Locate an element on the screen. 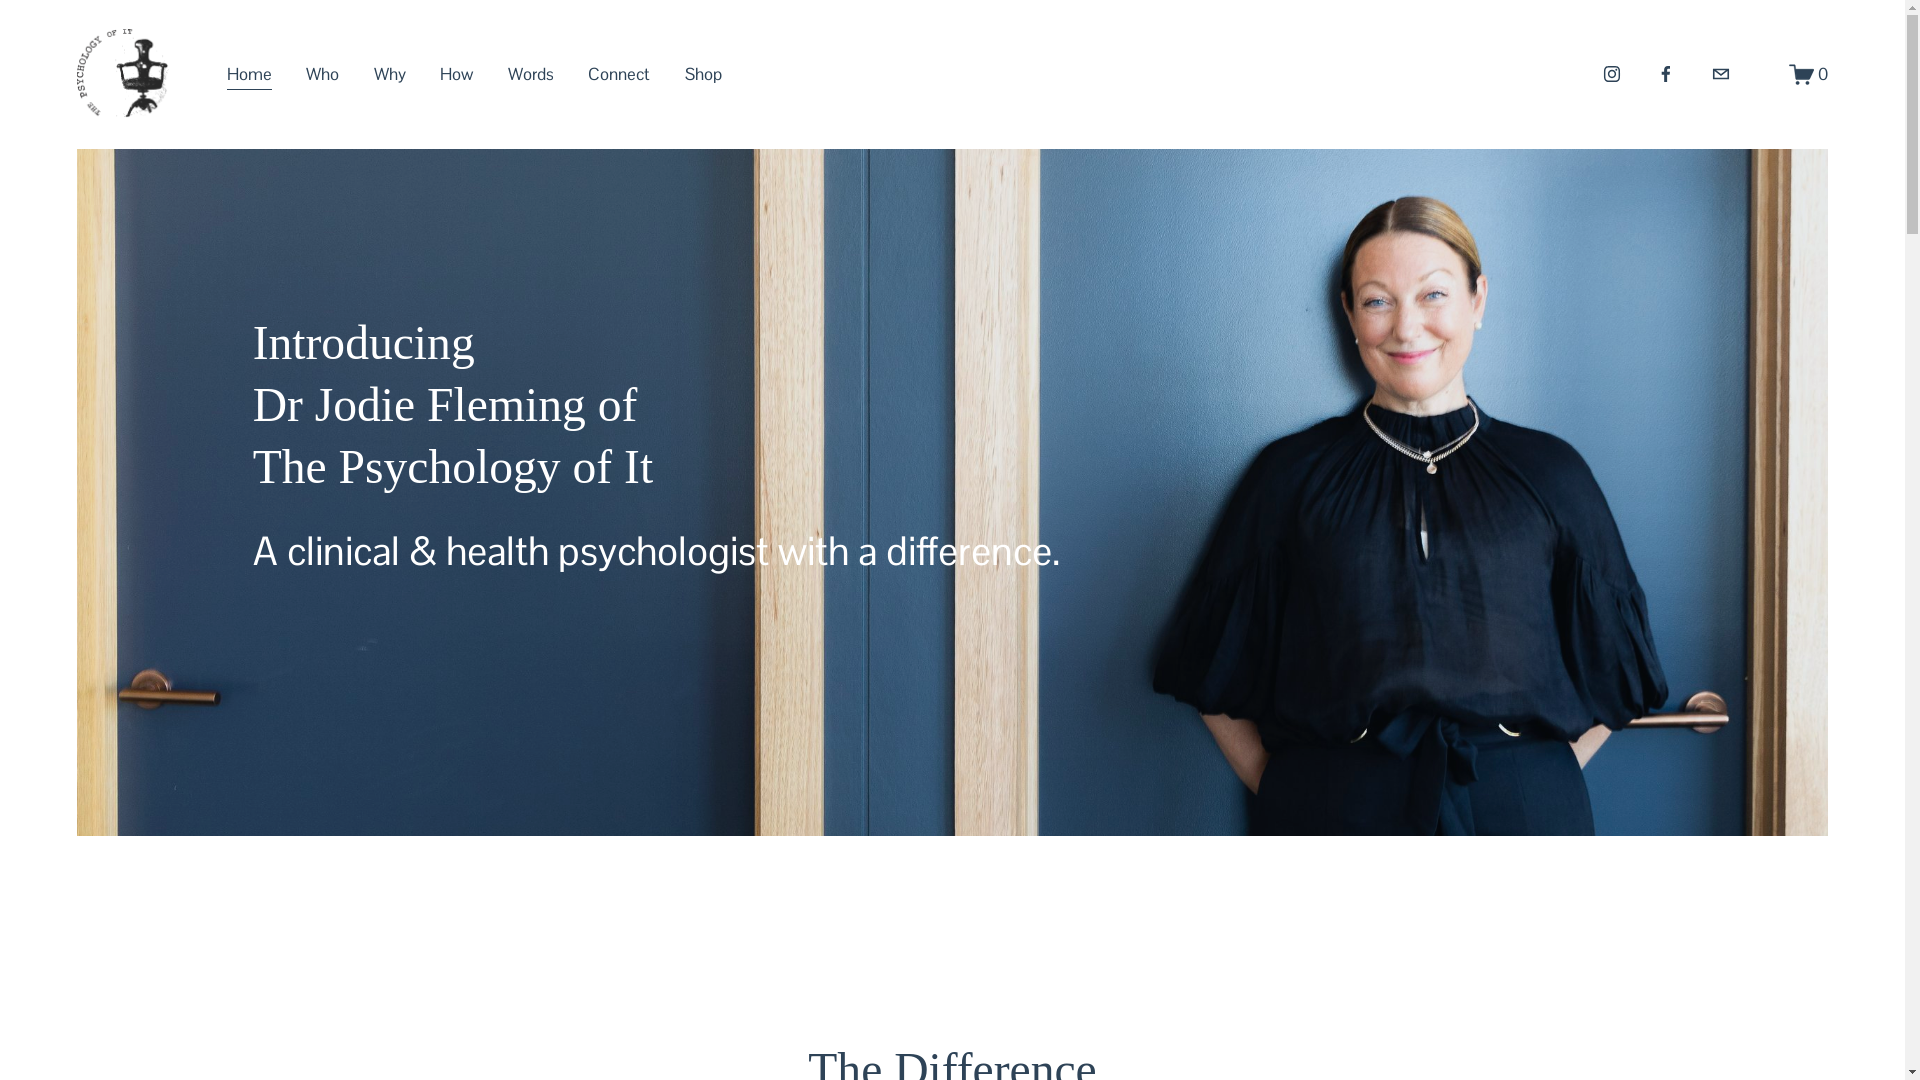 Image resolution: width=1920 pixels, height=1080 pixels. '0' is located at coordinates (1809, 73).